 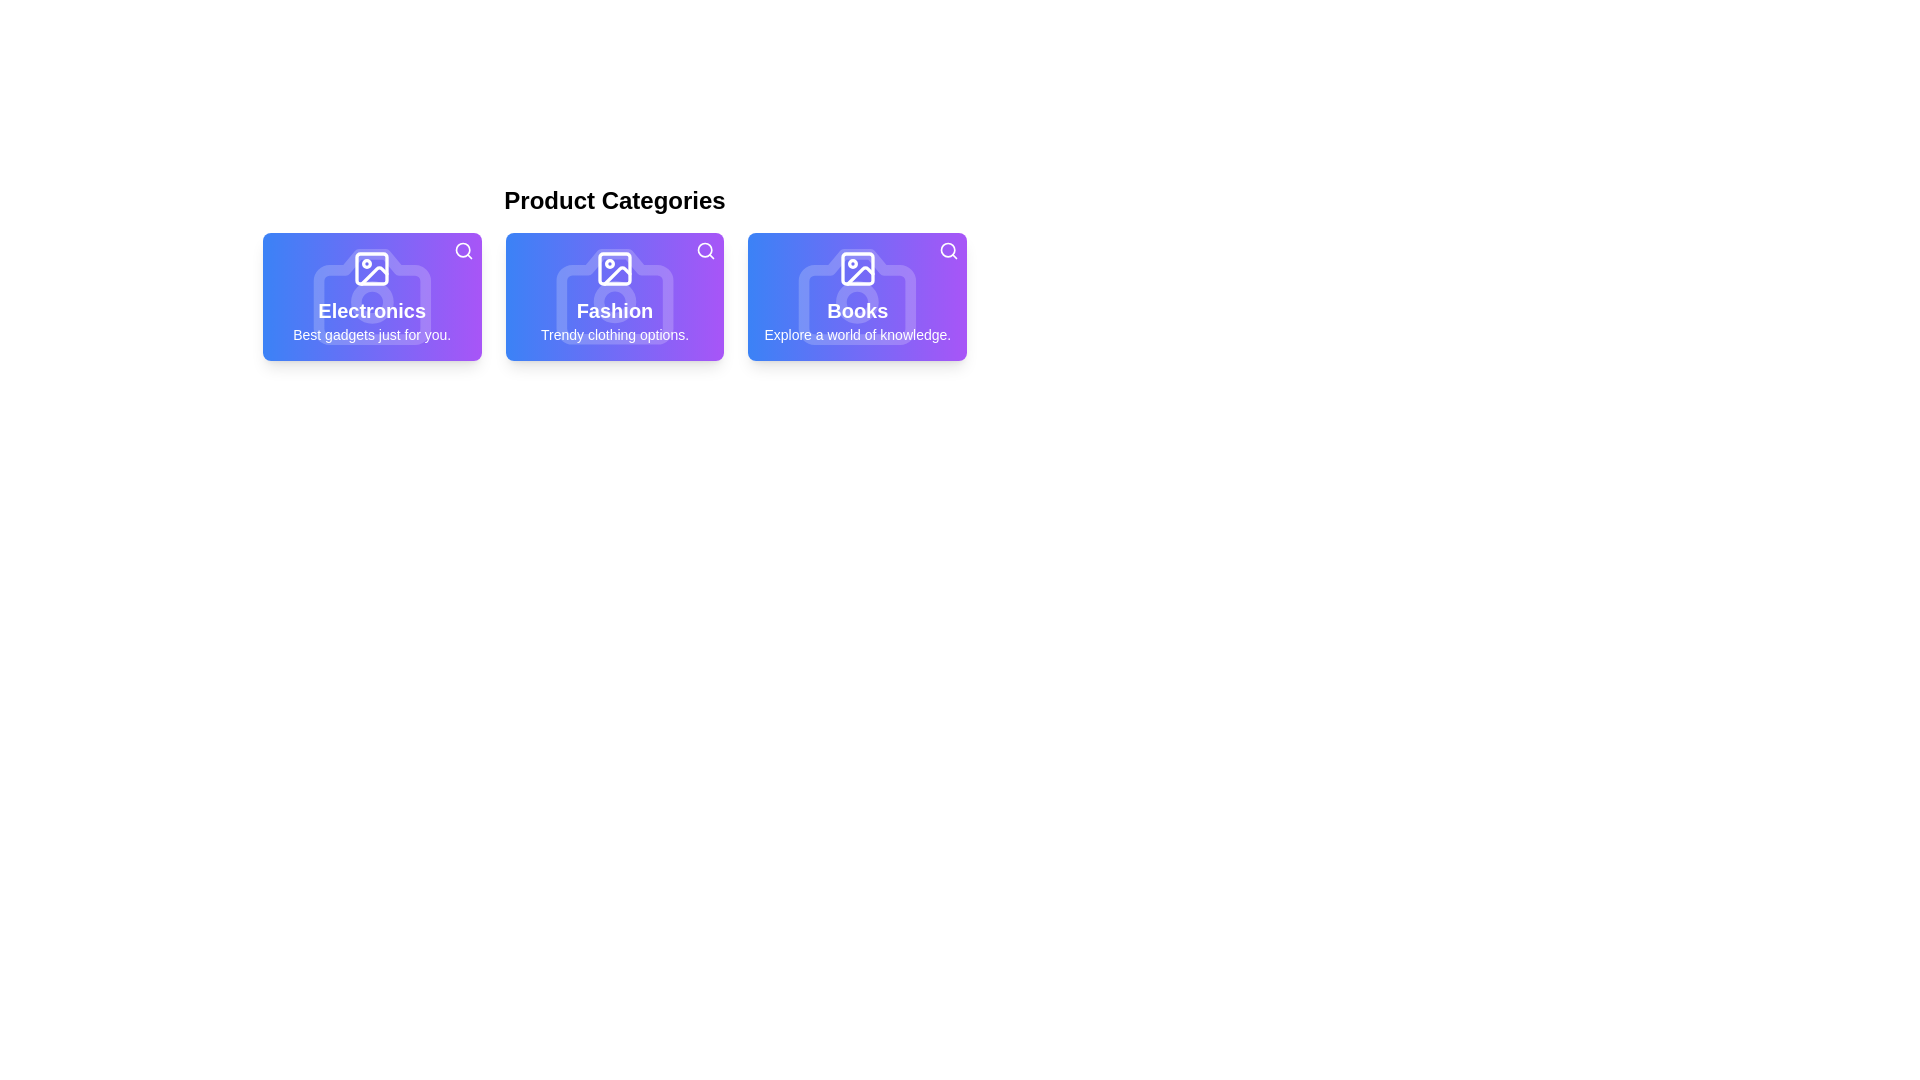 What do you see at coordinates (613, 311) in the screenshot?
I see `the text label that serves as the main title for the category in the middle card of a three-card layout, positioned slightly below the central horizontal axis` at bounding box center [613, 311].